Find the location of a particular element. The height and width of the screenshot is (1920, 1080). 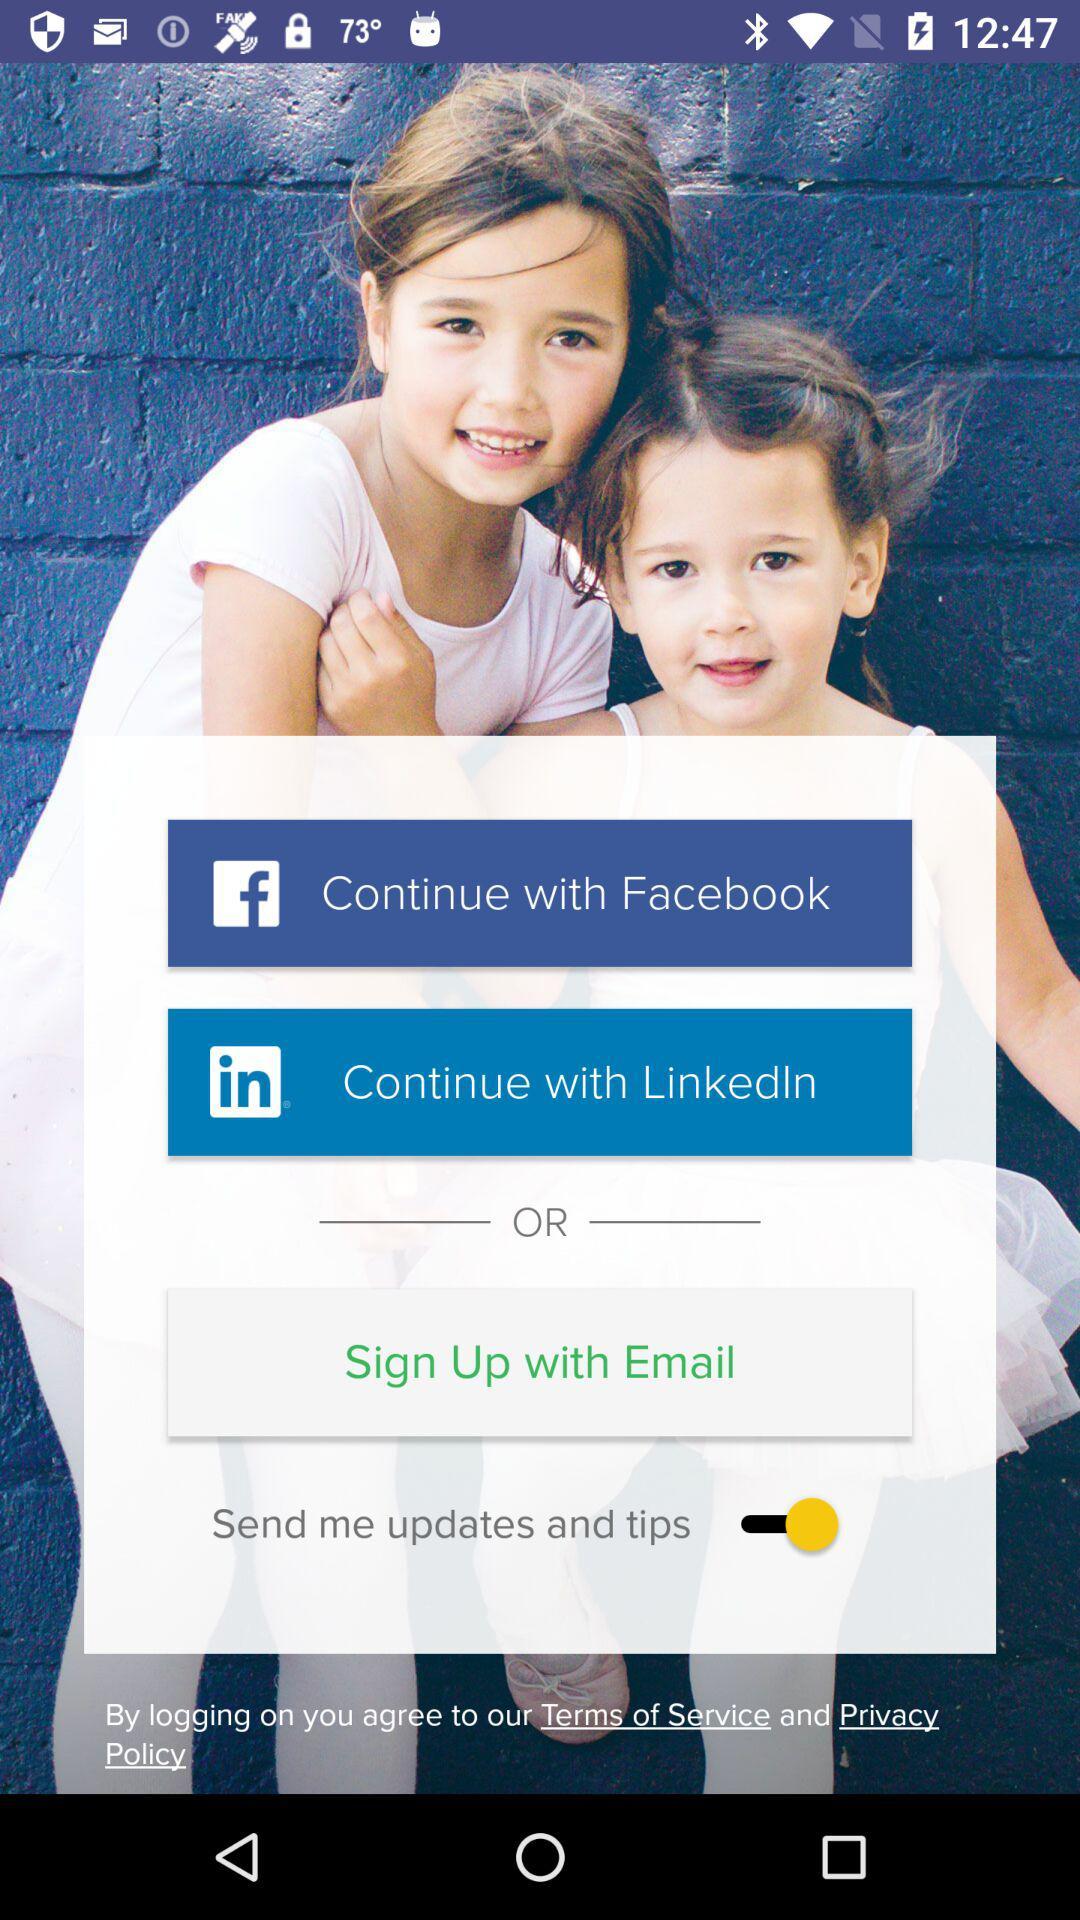

the sign up with icon is located at coordinates (540, 1361).